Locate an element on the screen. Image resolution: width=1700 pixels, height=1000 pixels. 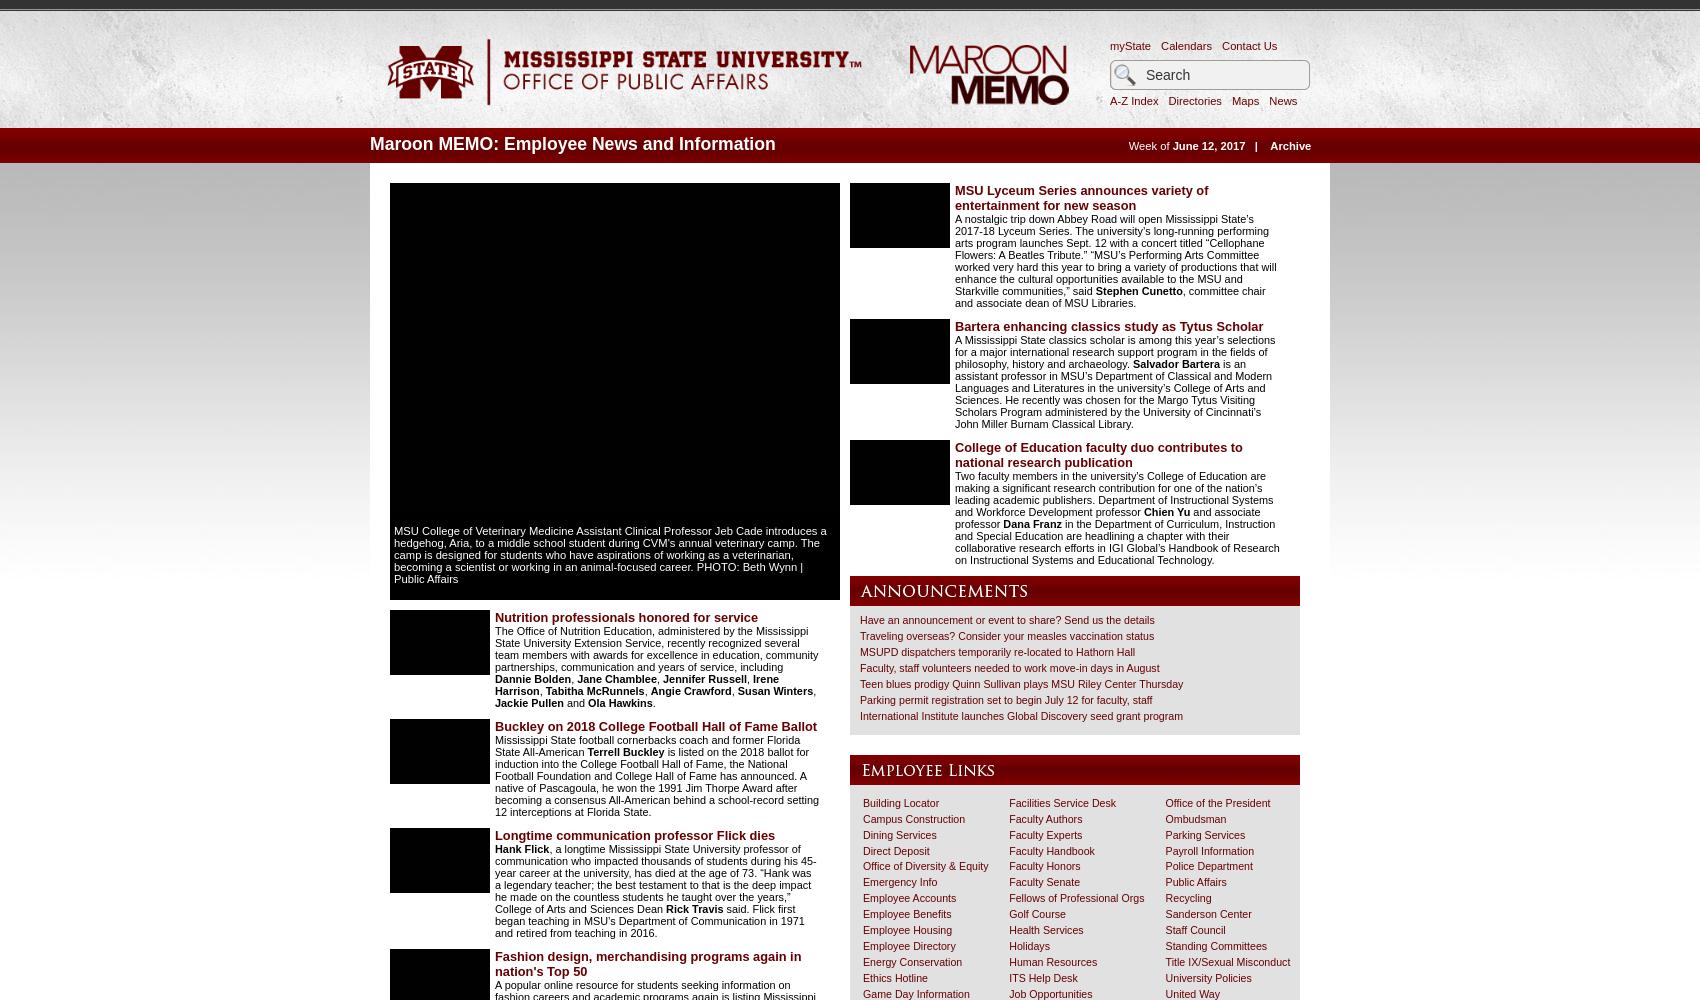
'Fellows of Professional Orgs' is located at coordinates (1076, 898).